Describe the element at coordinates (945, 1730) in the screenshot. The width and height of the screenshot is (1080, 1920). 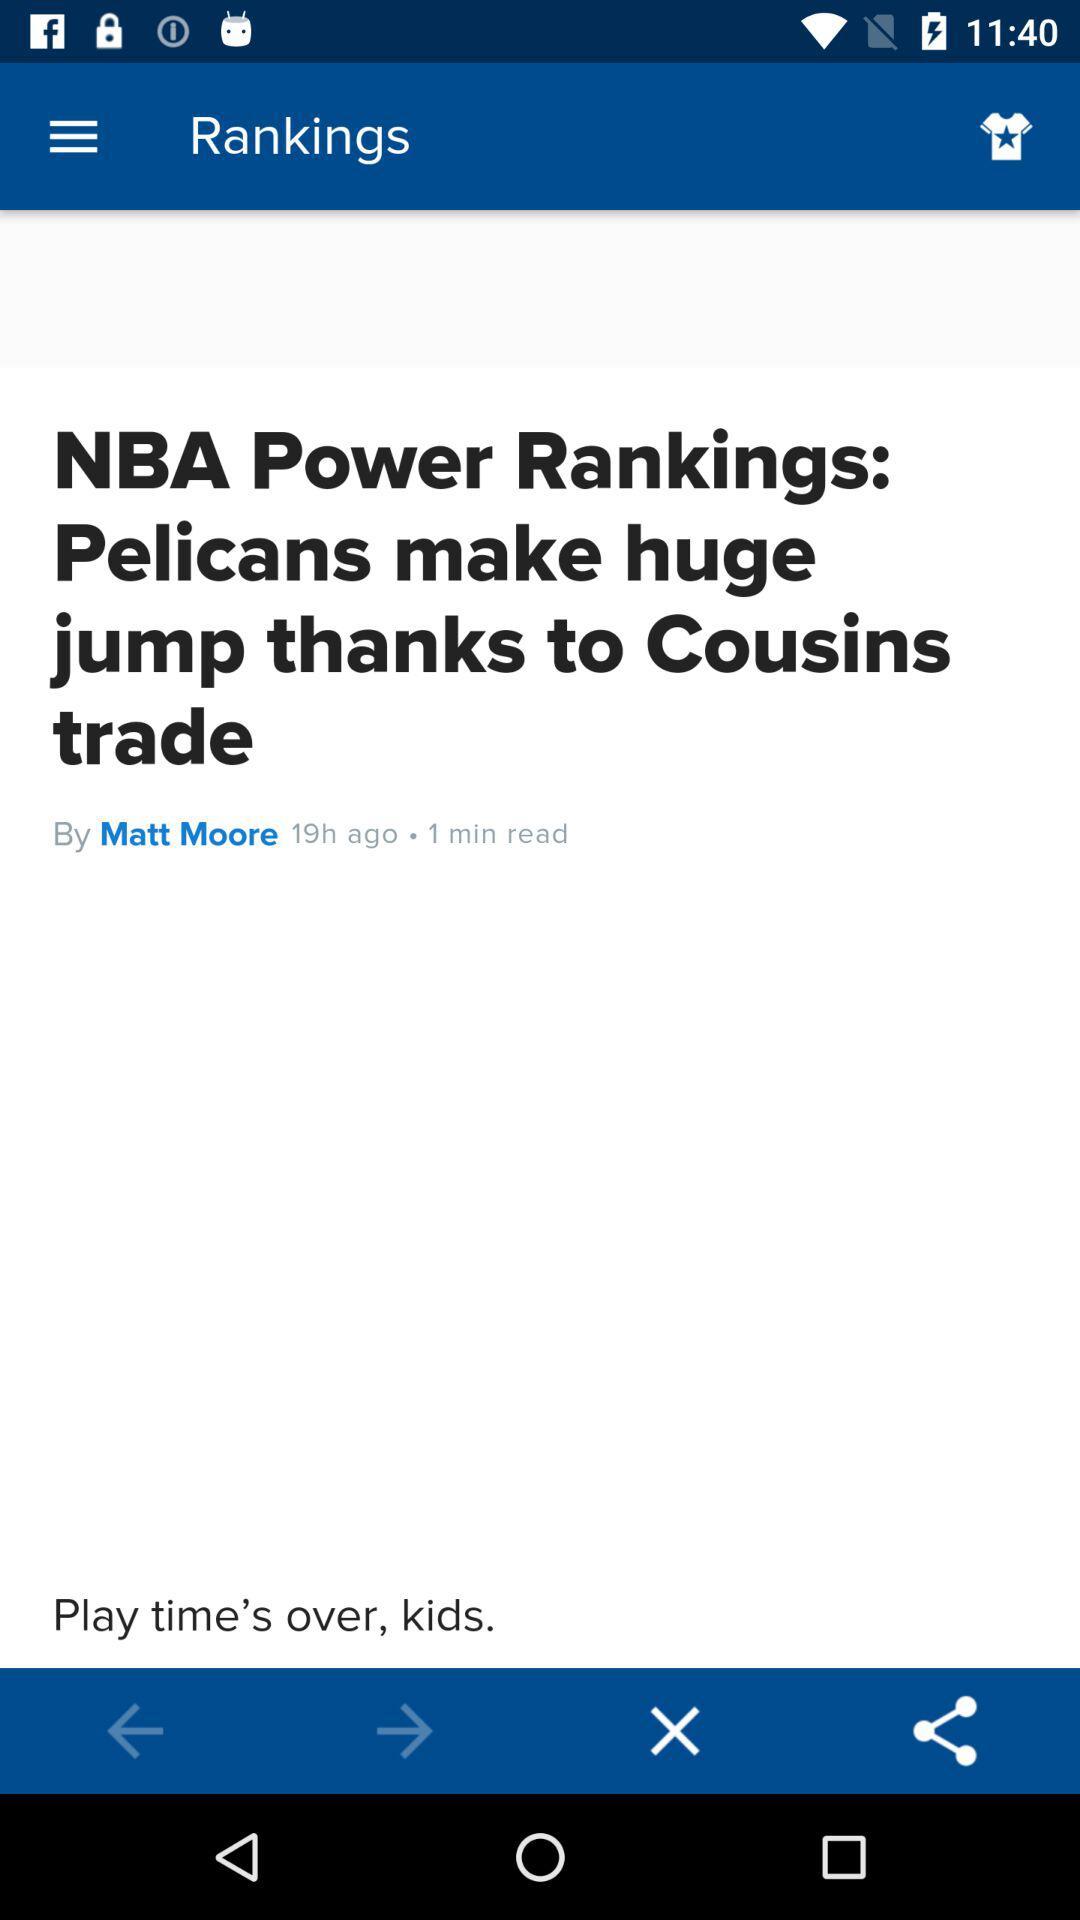
I see `share button` at that location.